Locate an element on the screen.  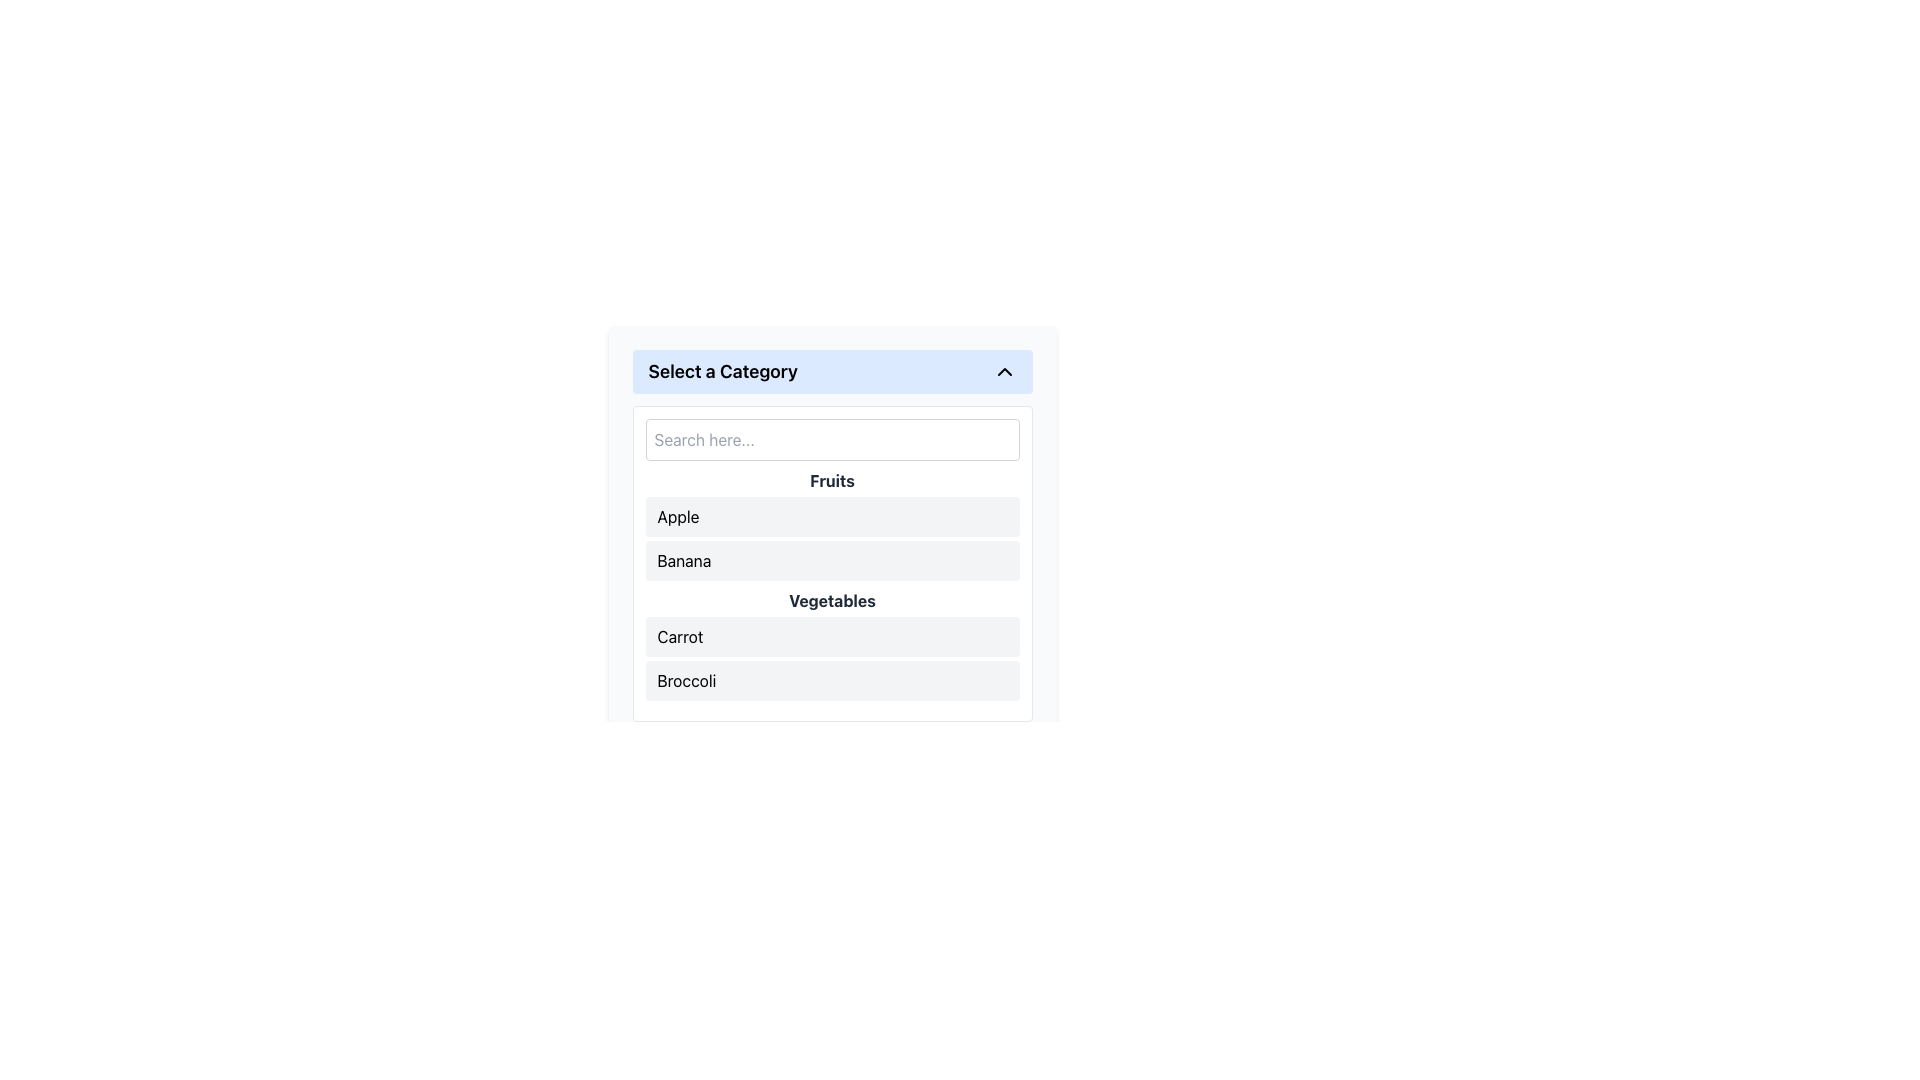
the 'Fruits' category section which contains the items 'Apple' and 'Banana' in a vertical list format is located at coordinates (832, 523).